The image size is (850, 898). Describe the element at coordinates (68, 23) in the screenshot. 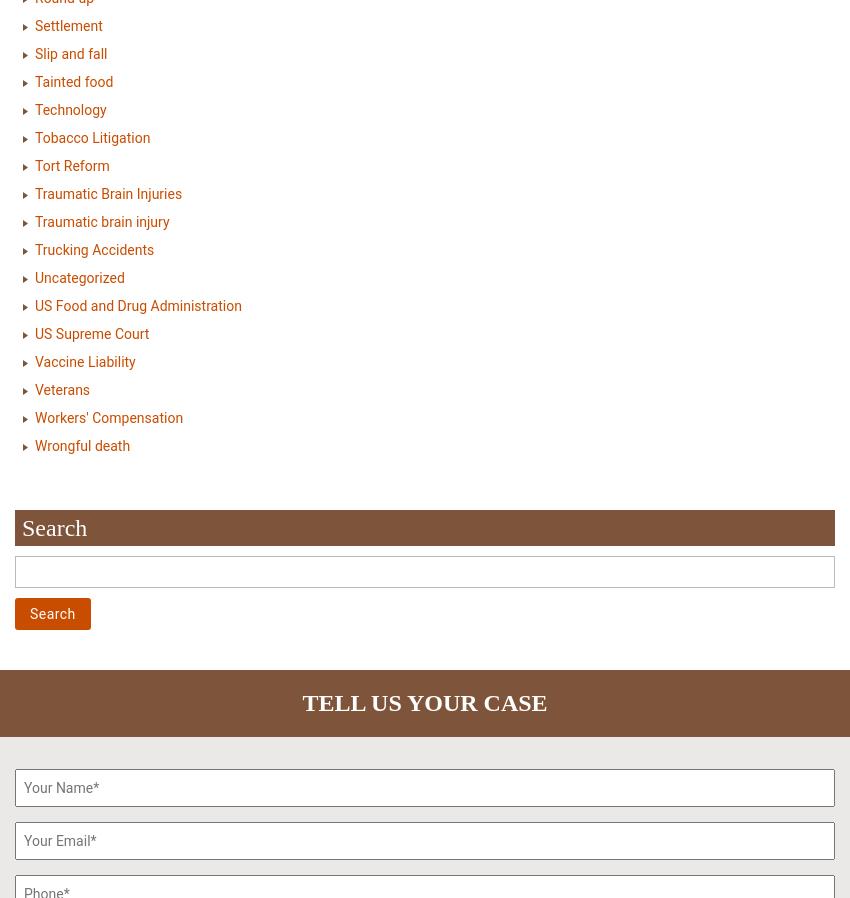

I see `'Settlement'` at that location.